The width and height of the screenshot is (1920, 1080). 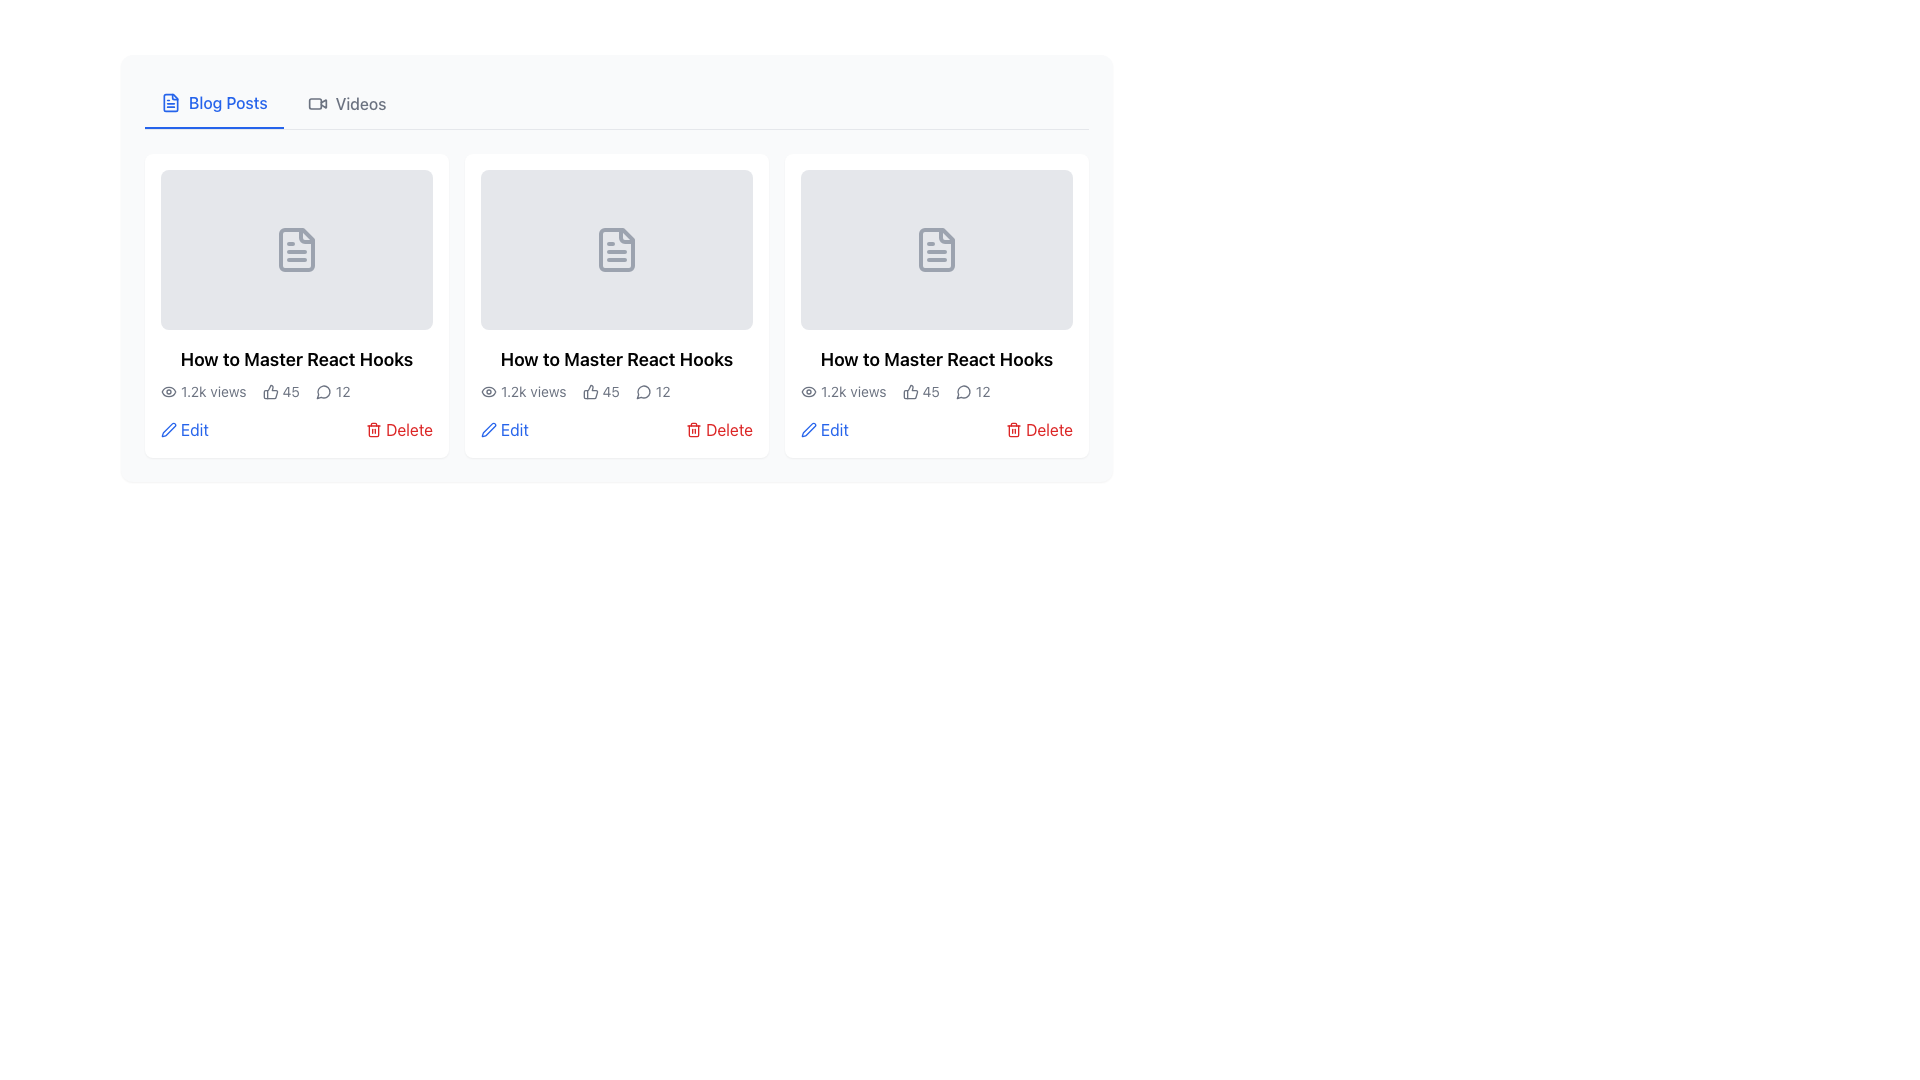 I want to click on the main file representation icon located in the second card of three horizontally arranged cards, so click(x=935, y=249).